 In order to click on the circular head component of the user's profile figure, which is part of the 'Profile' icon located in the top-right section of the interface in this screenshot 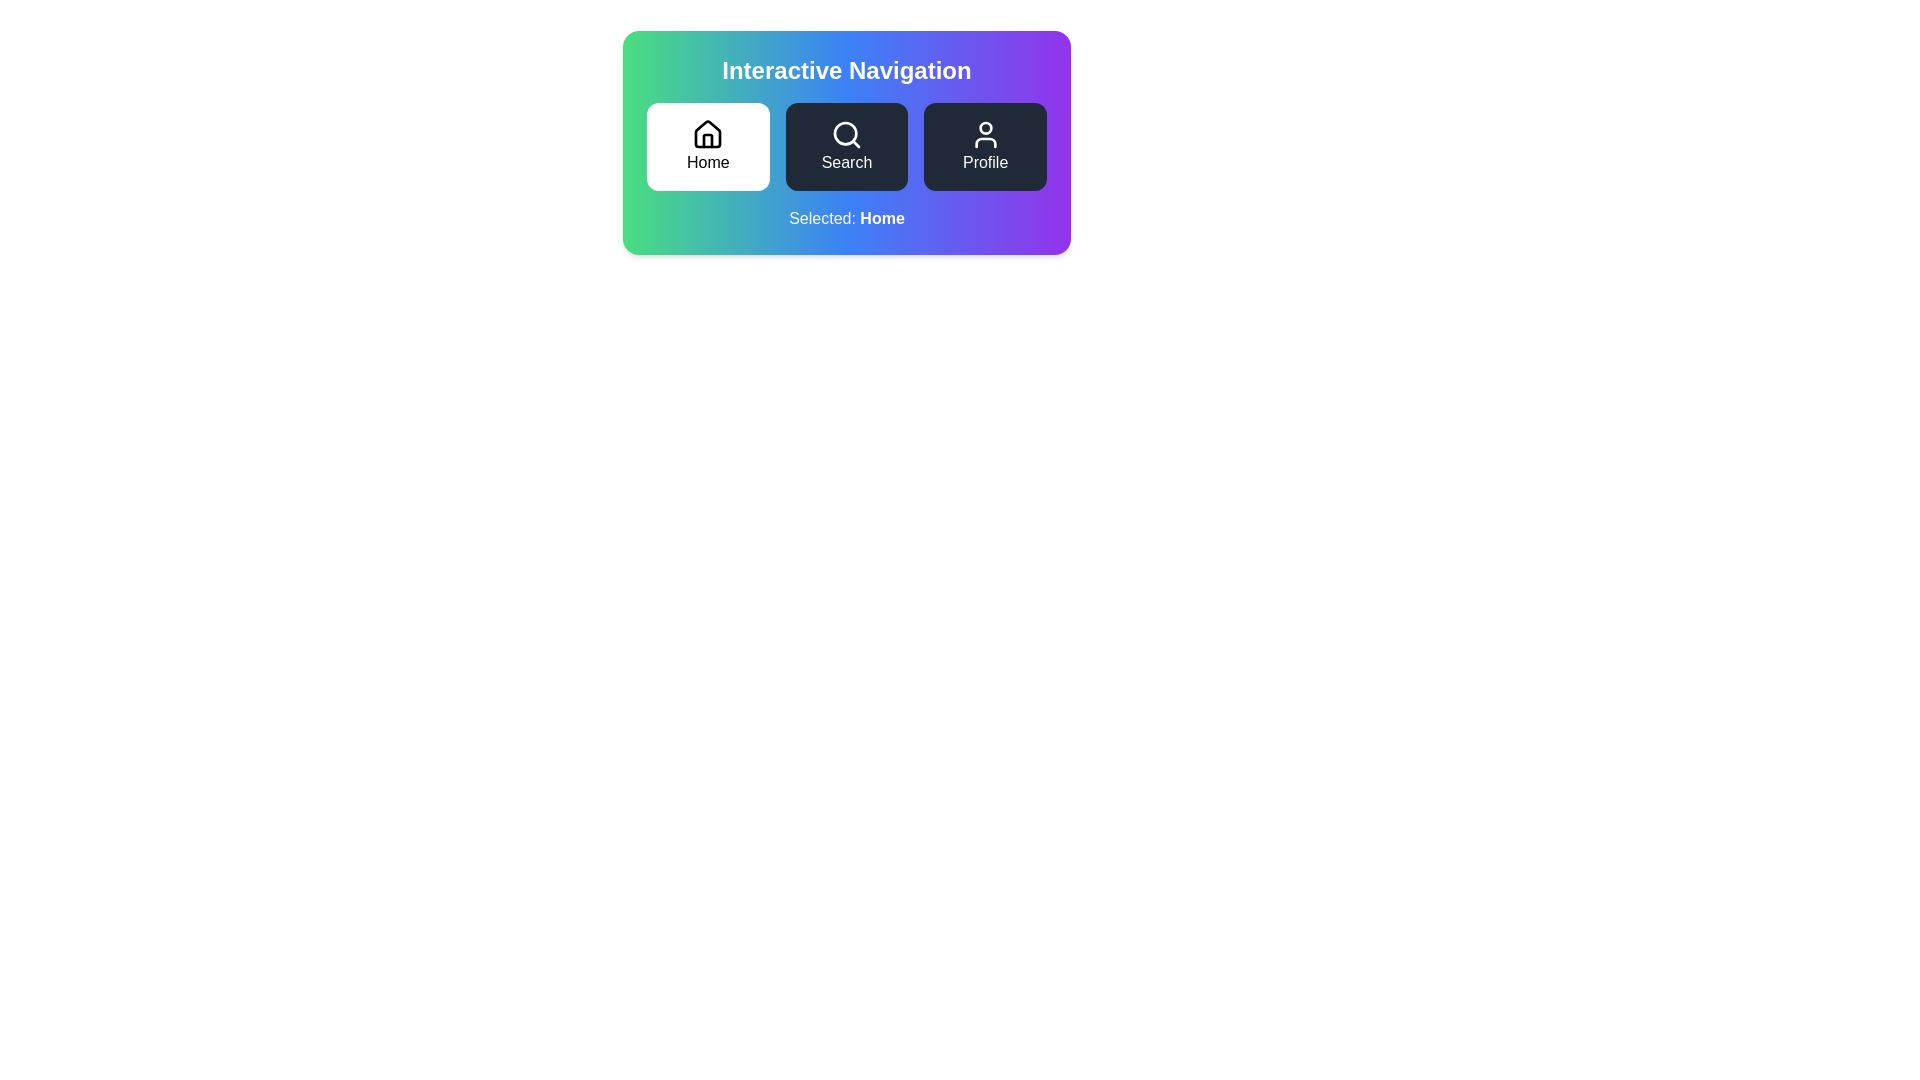, I will do `click(985, 128)`.